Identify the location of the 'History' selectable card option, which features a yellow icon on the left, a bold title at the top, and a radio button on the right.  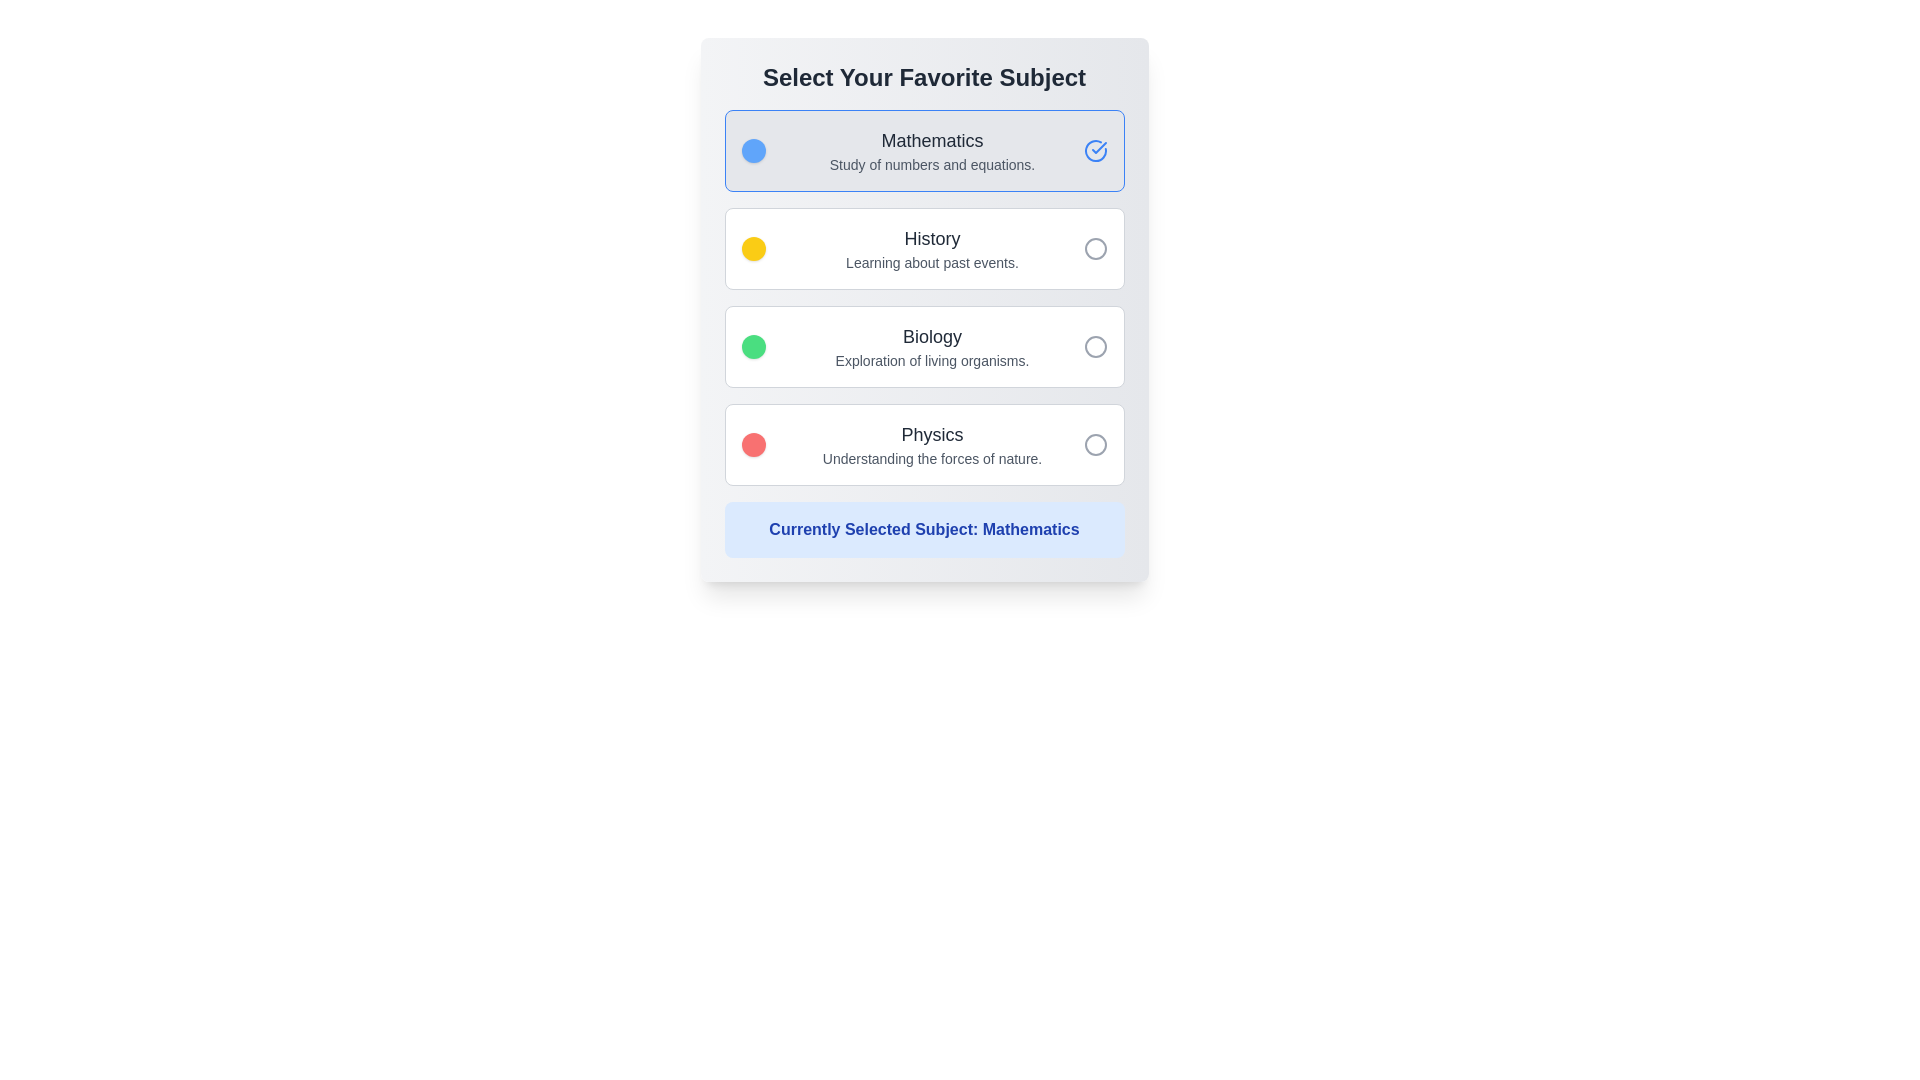
(923, 248).